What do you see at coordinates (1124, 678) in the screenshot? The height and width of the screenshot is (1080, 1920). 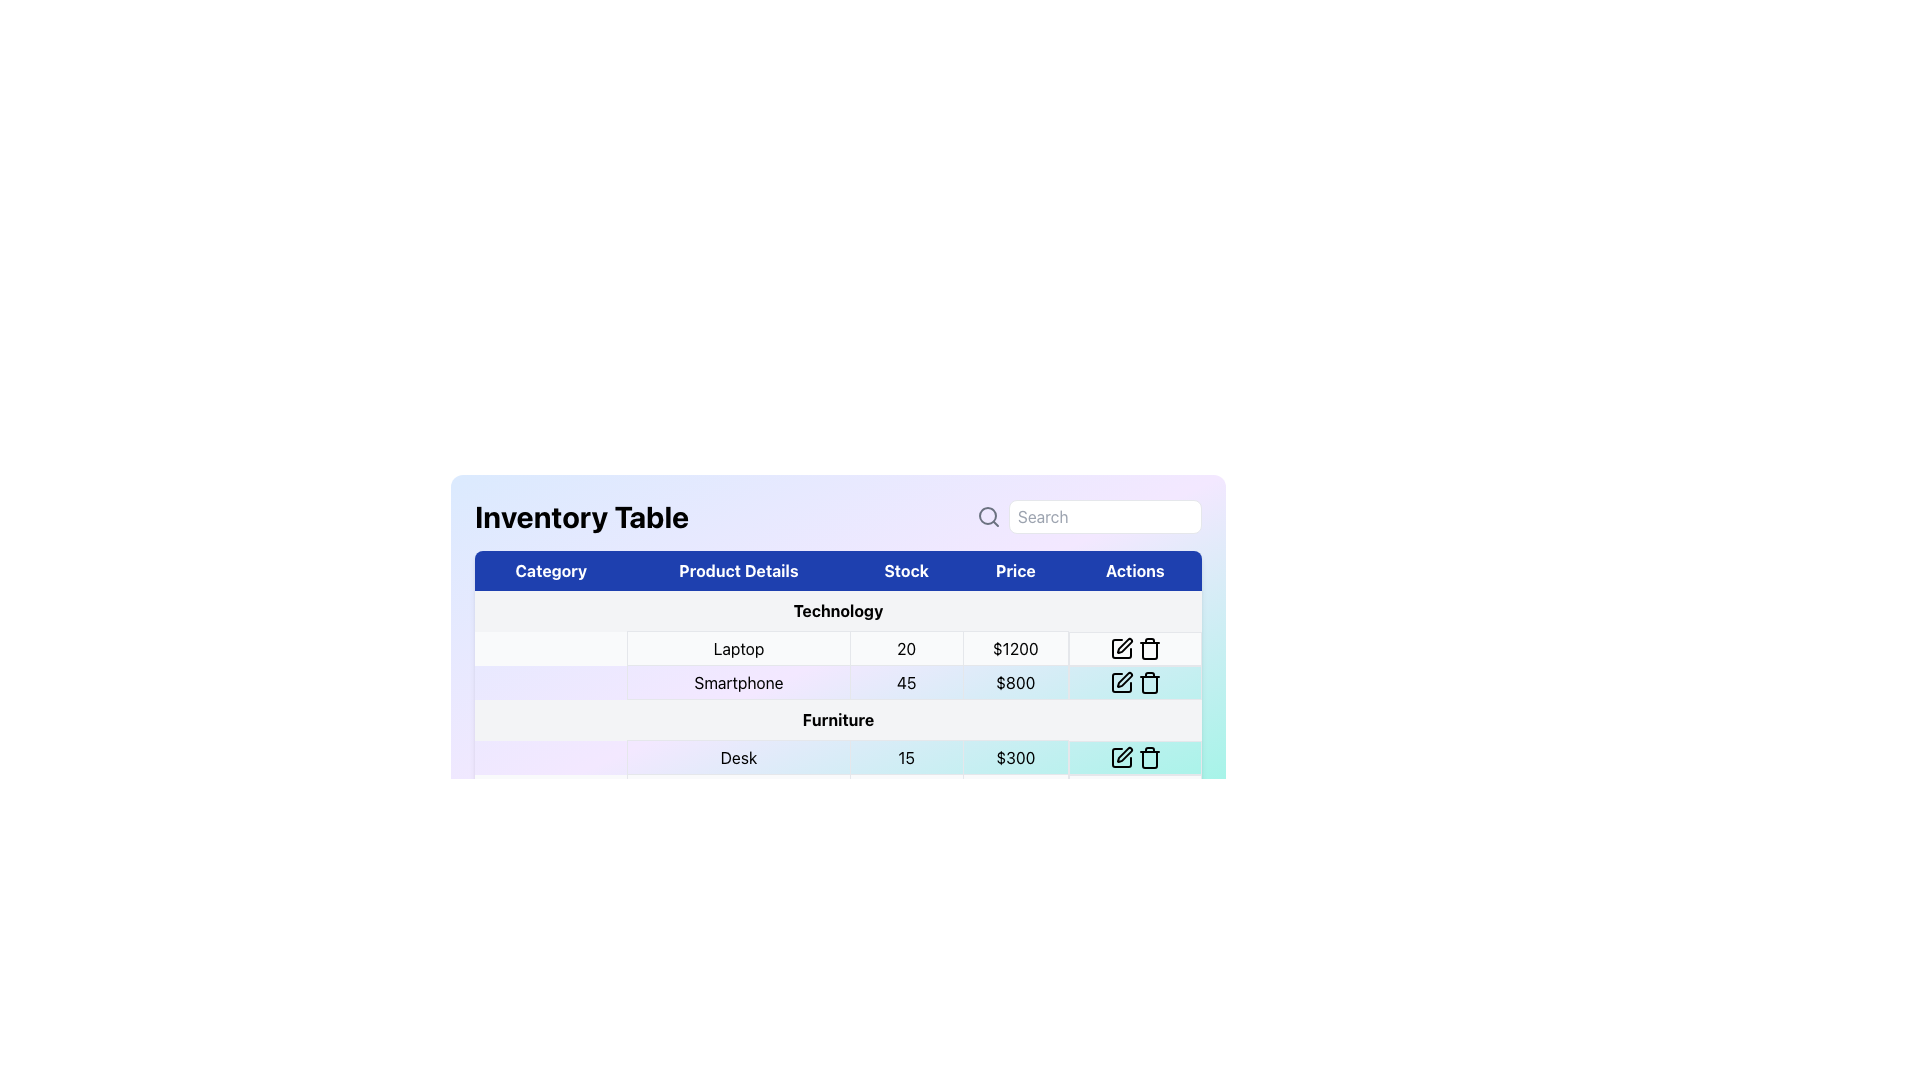 I see `the pen icon in the 'Actions' column of the 'Smartphone' row in the inventory table` at bounding box center [1124, 678].